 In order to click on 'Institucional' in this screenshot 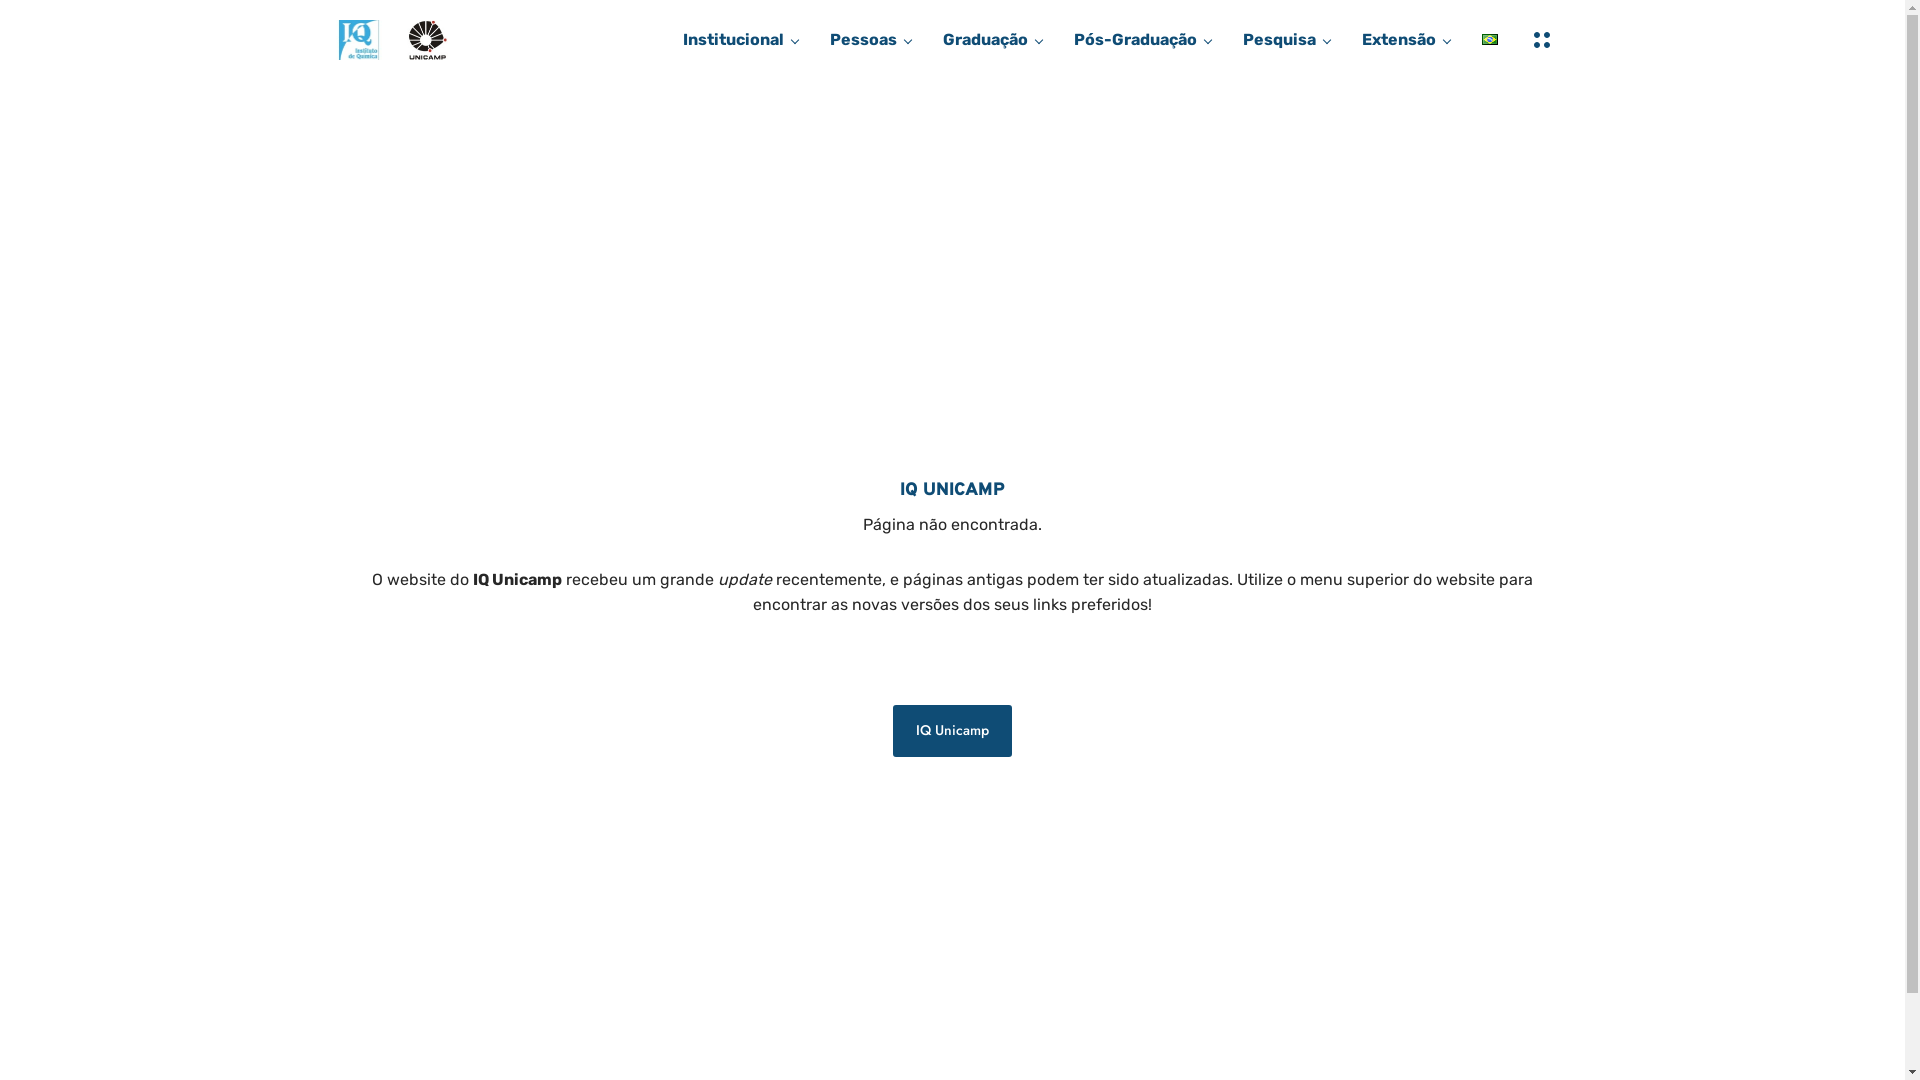, I will do `click(731, 39)`.